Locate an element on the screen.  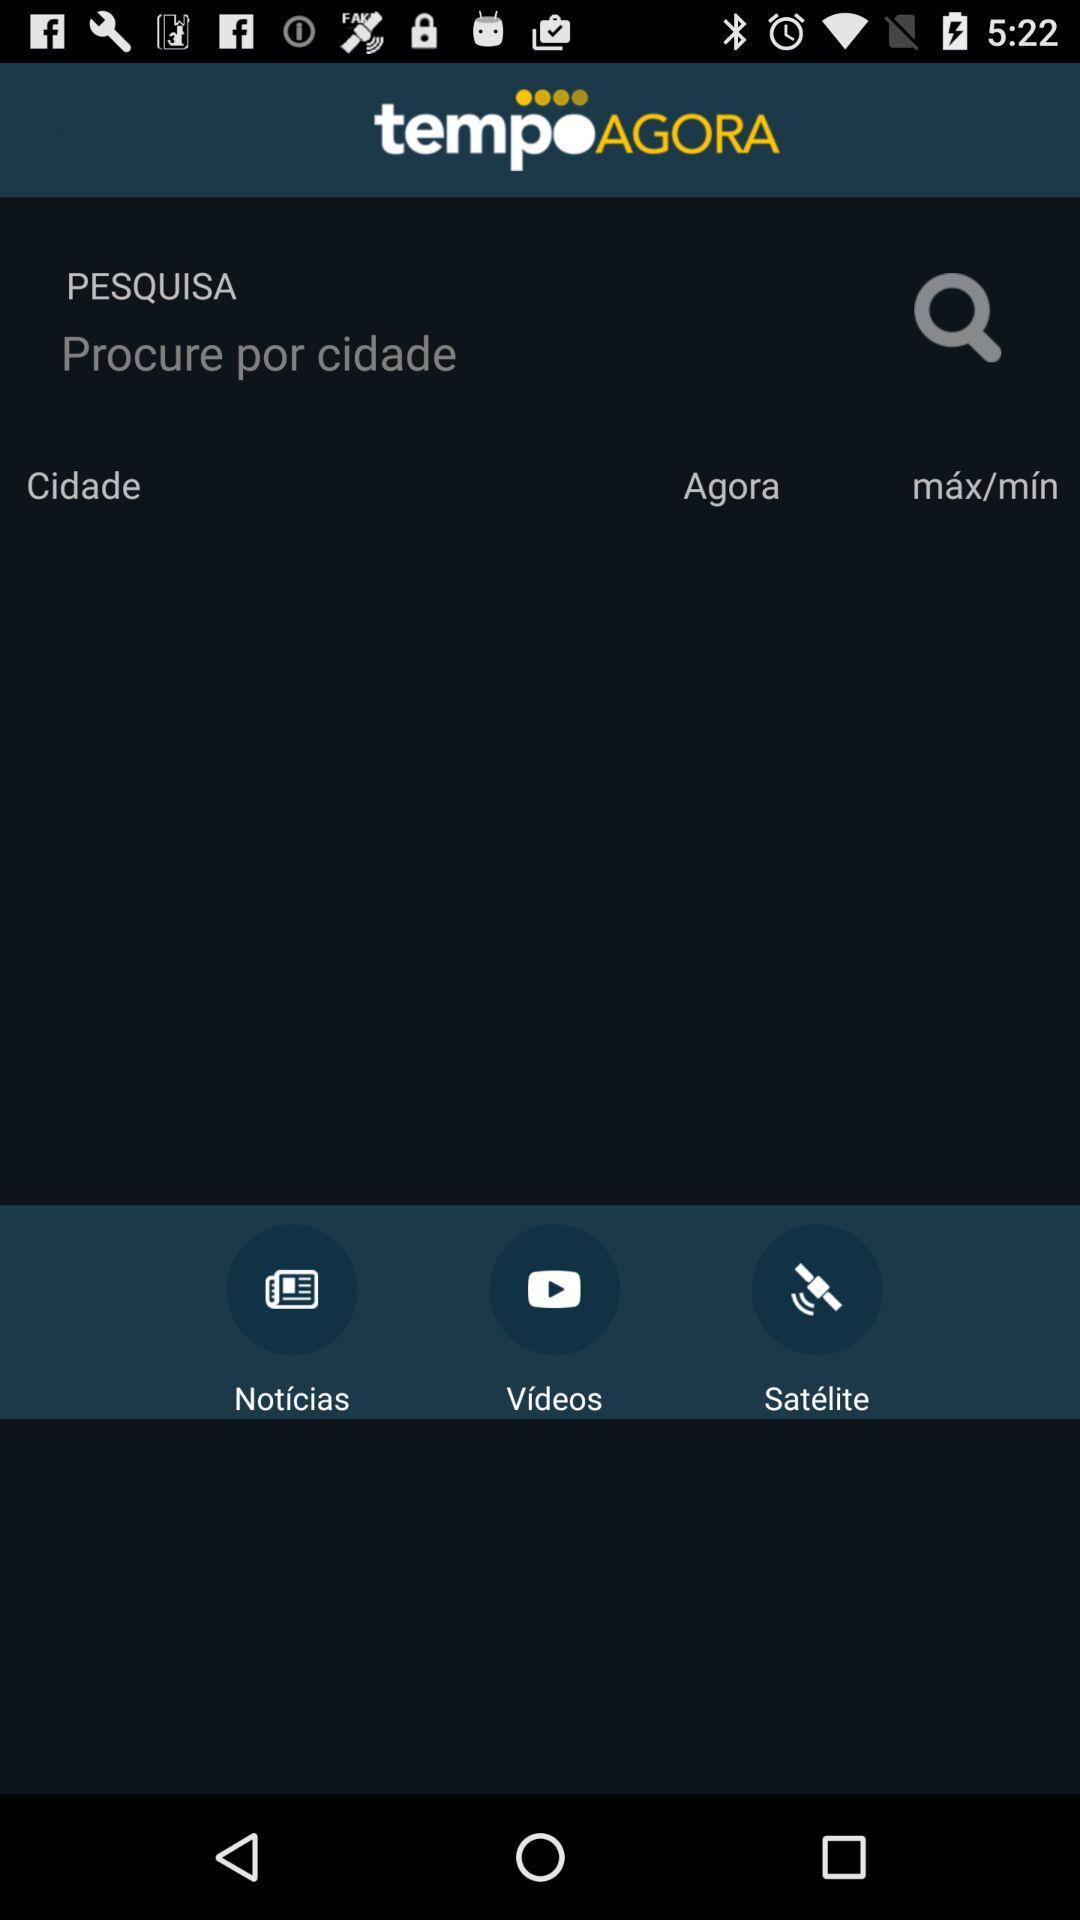
the item below the pesquisa item is located at coordinates (487, 352).